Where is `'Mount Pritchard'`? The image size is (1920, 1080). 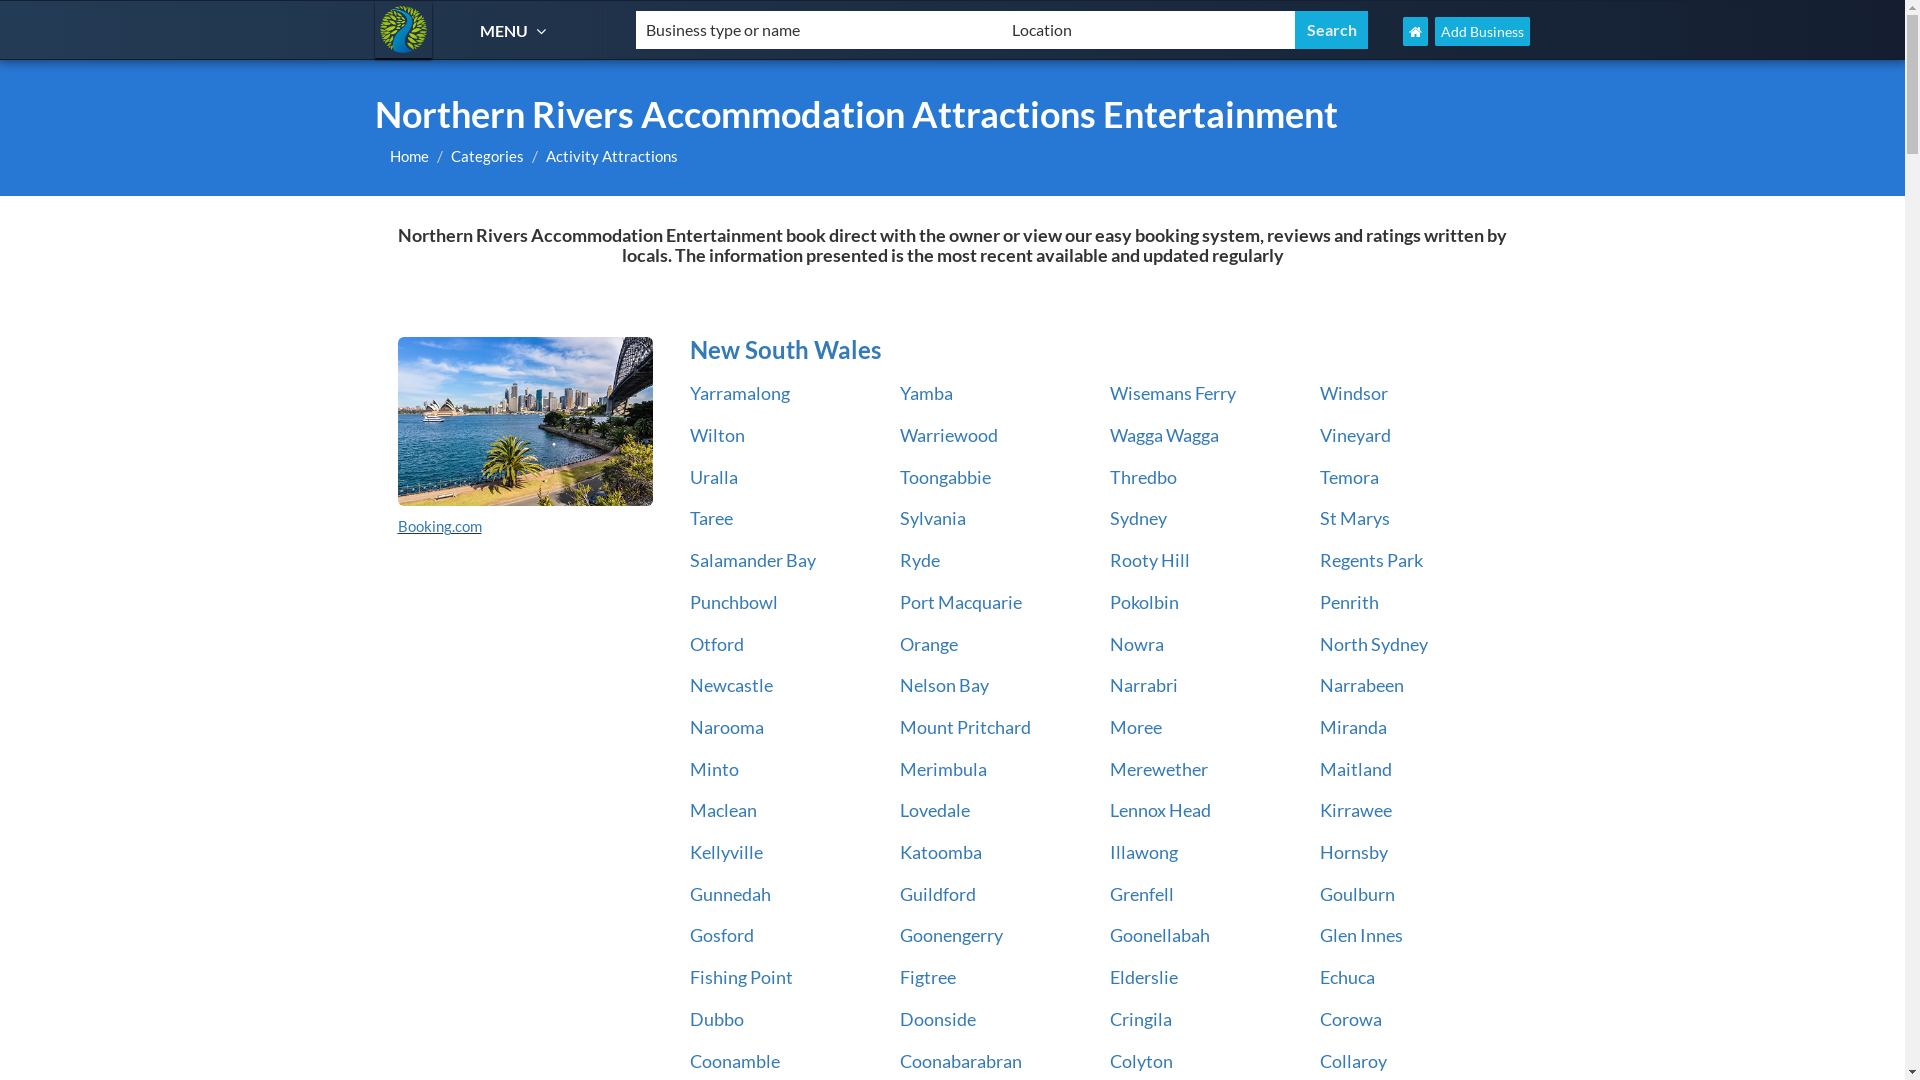
'Mount Pritchard' is located at coordinates (965, 726).